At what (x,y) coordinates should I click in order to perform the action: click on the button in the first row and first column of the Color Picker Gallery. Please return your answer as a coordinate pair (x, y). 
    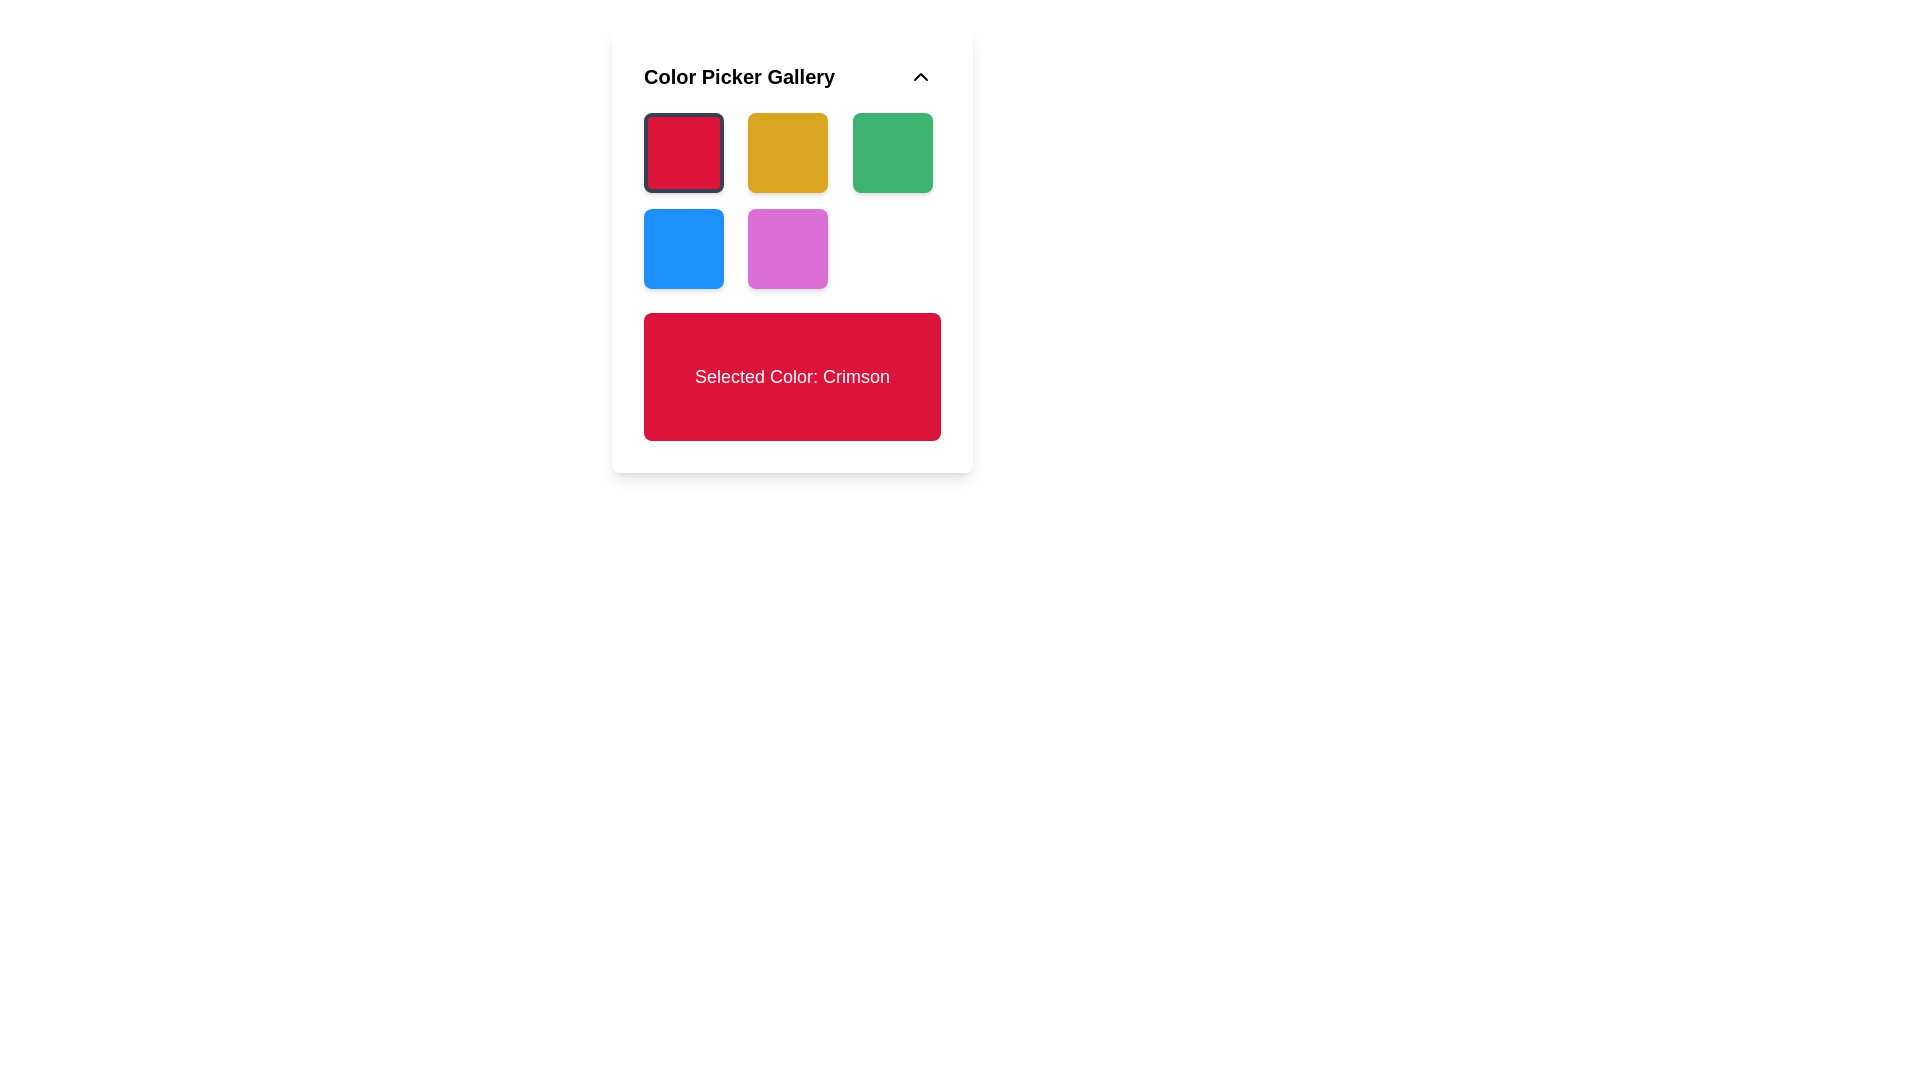
    Looking at the image, I should click on (684, 152).